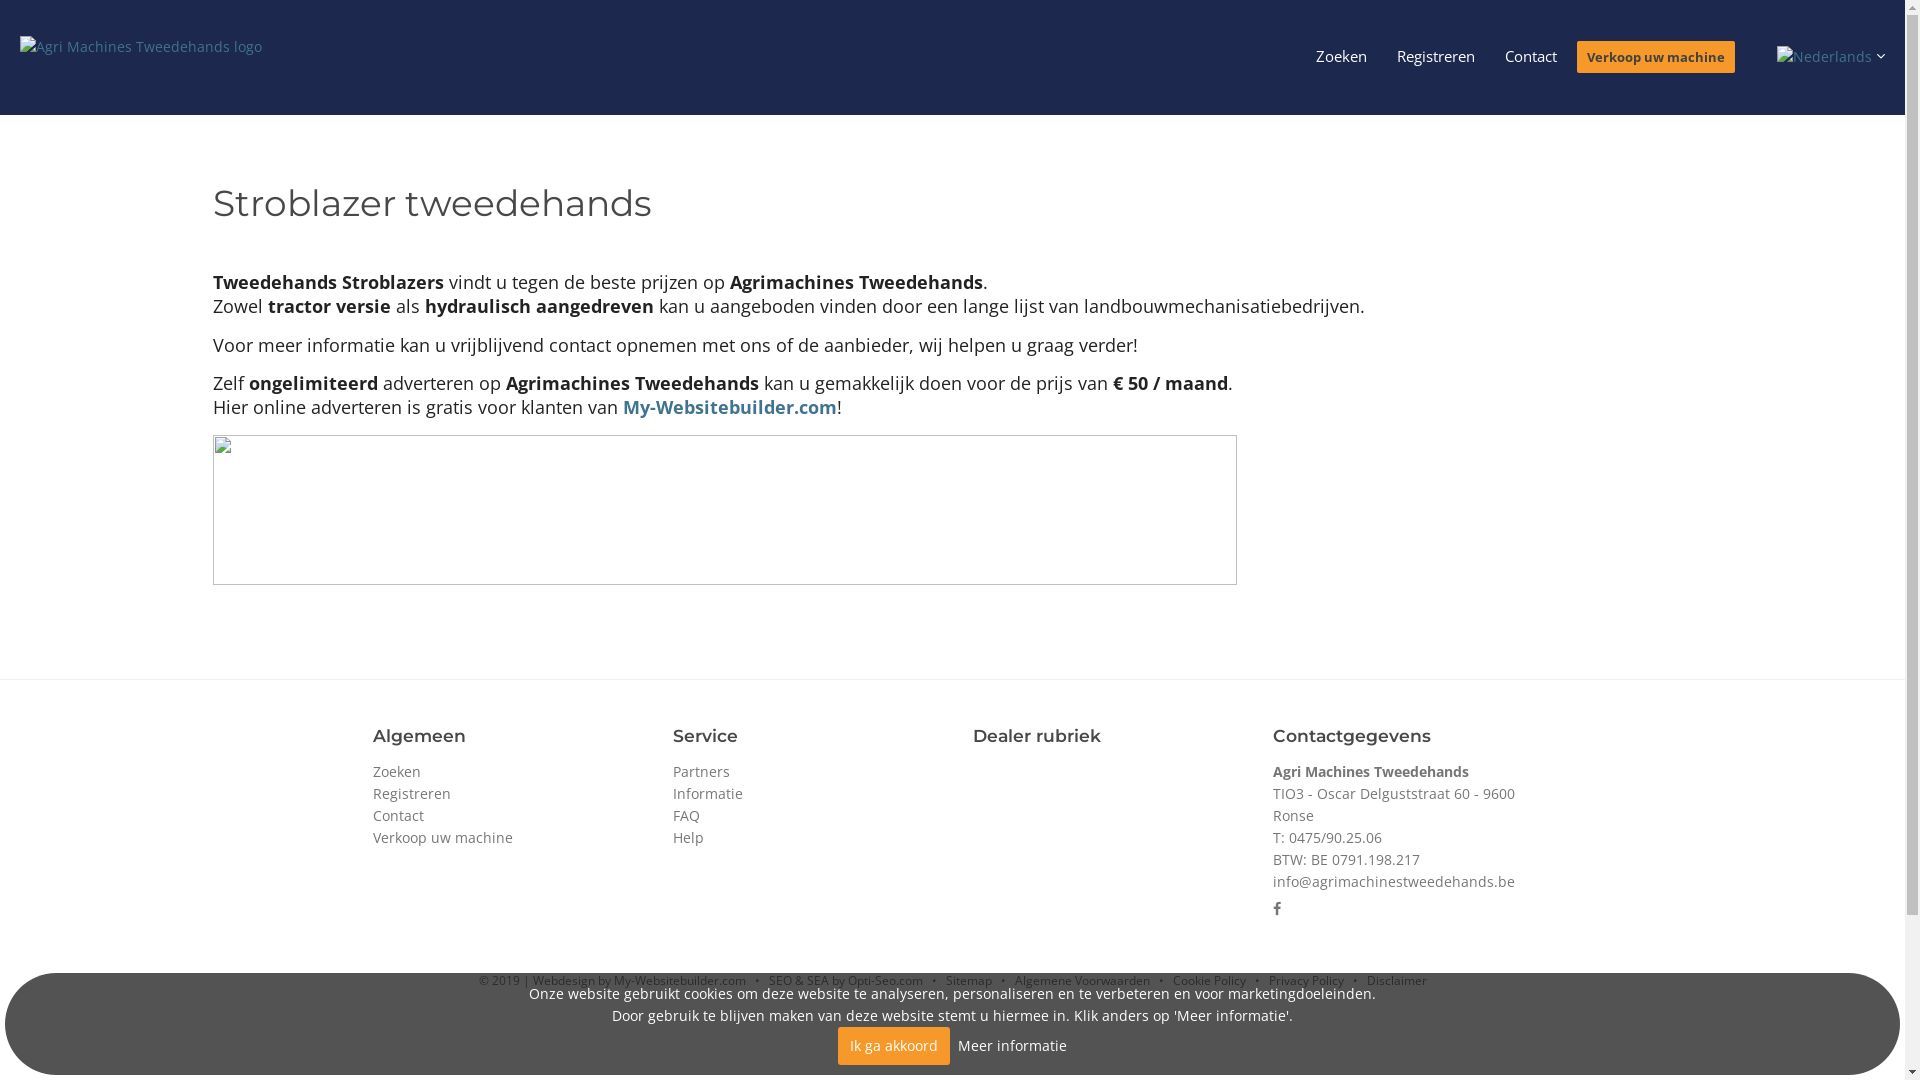 This screenshot has height=1080, width=1920. What do you see at coordinates (685, 815) in the screenshot?
I see `'FAQ'` at bounding box center [685, 815].